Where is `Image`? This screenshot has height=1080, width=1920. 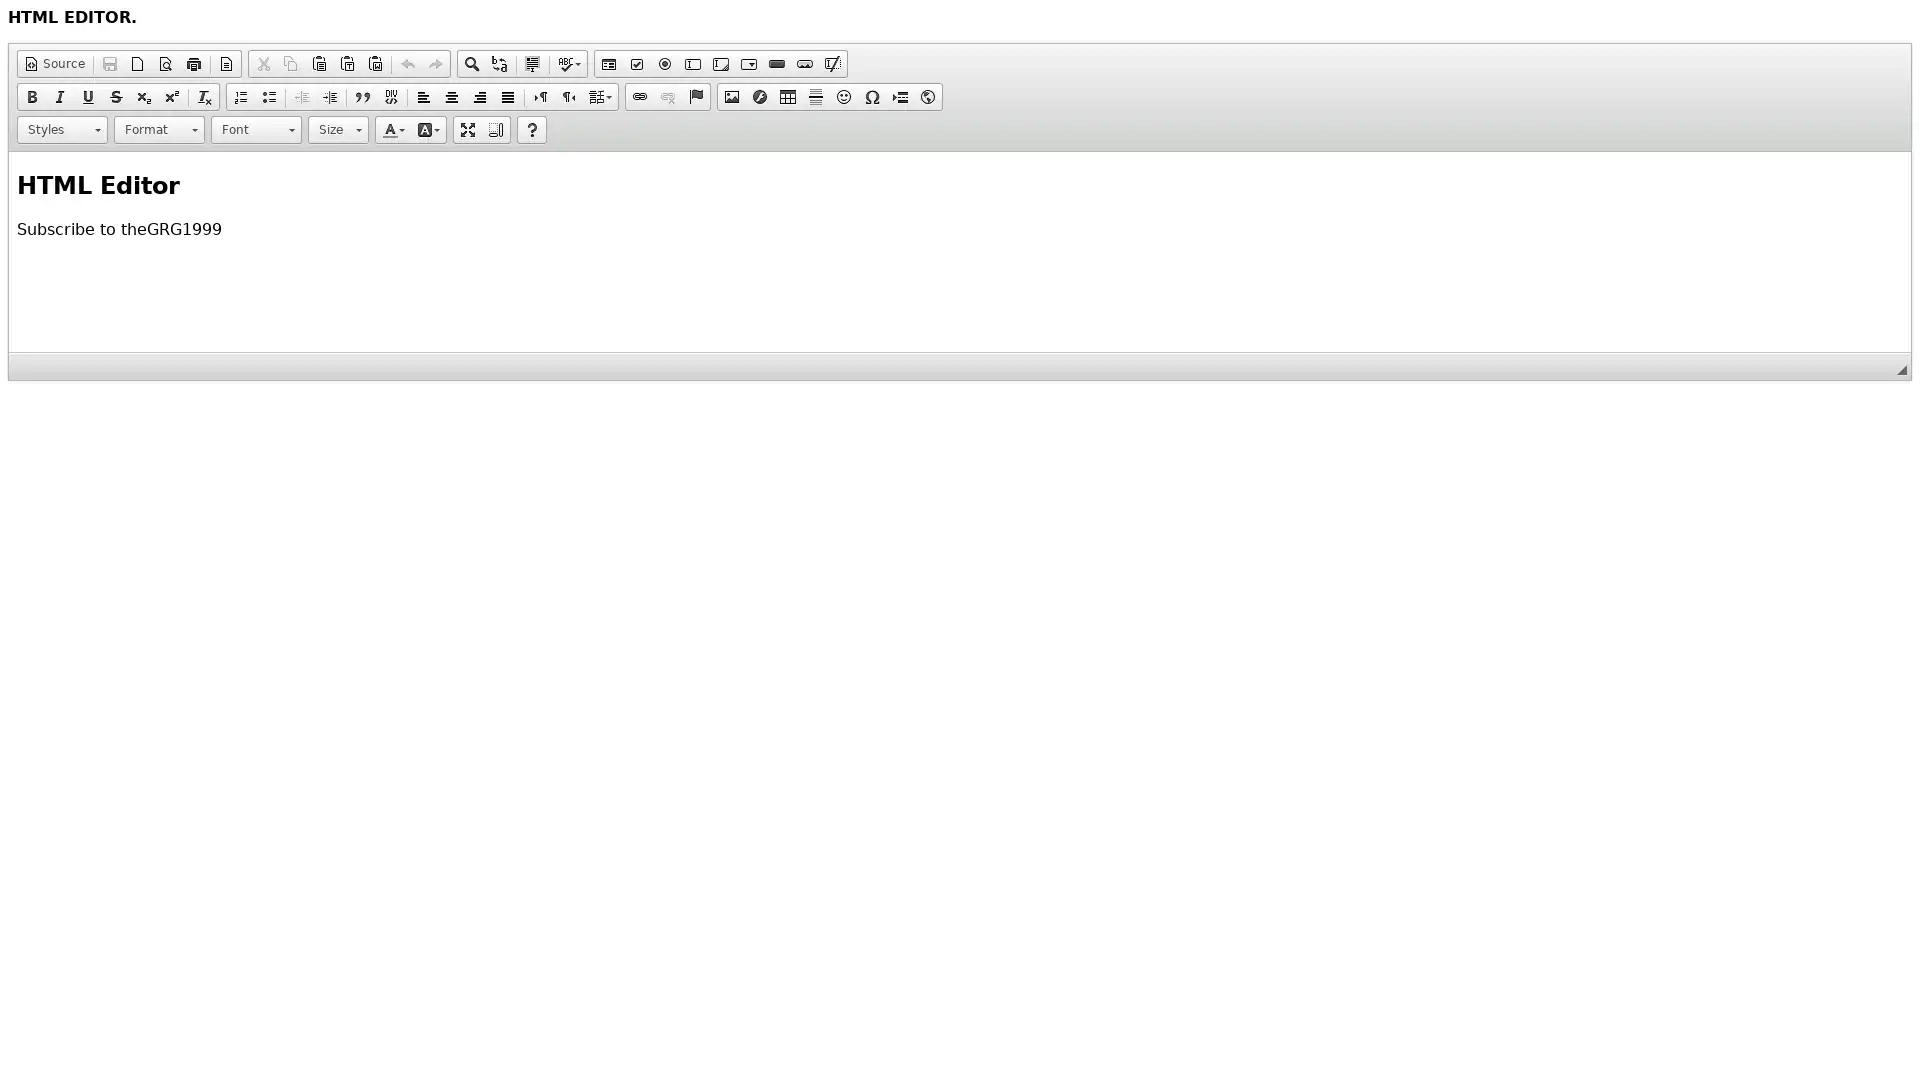 Image is located at coordinates (730, 96).